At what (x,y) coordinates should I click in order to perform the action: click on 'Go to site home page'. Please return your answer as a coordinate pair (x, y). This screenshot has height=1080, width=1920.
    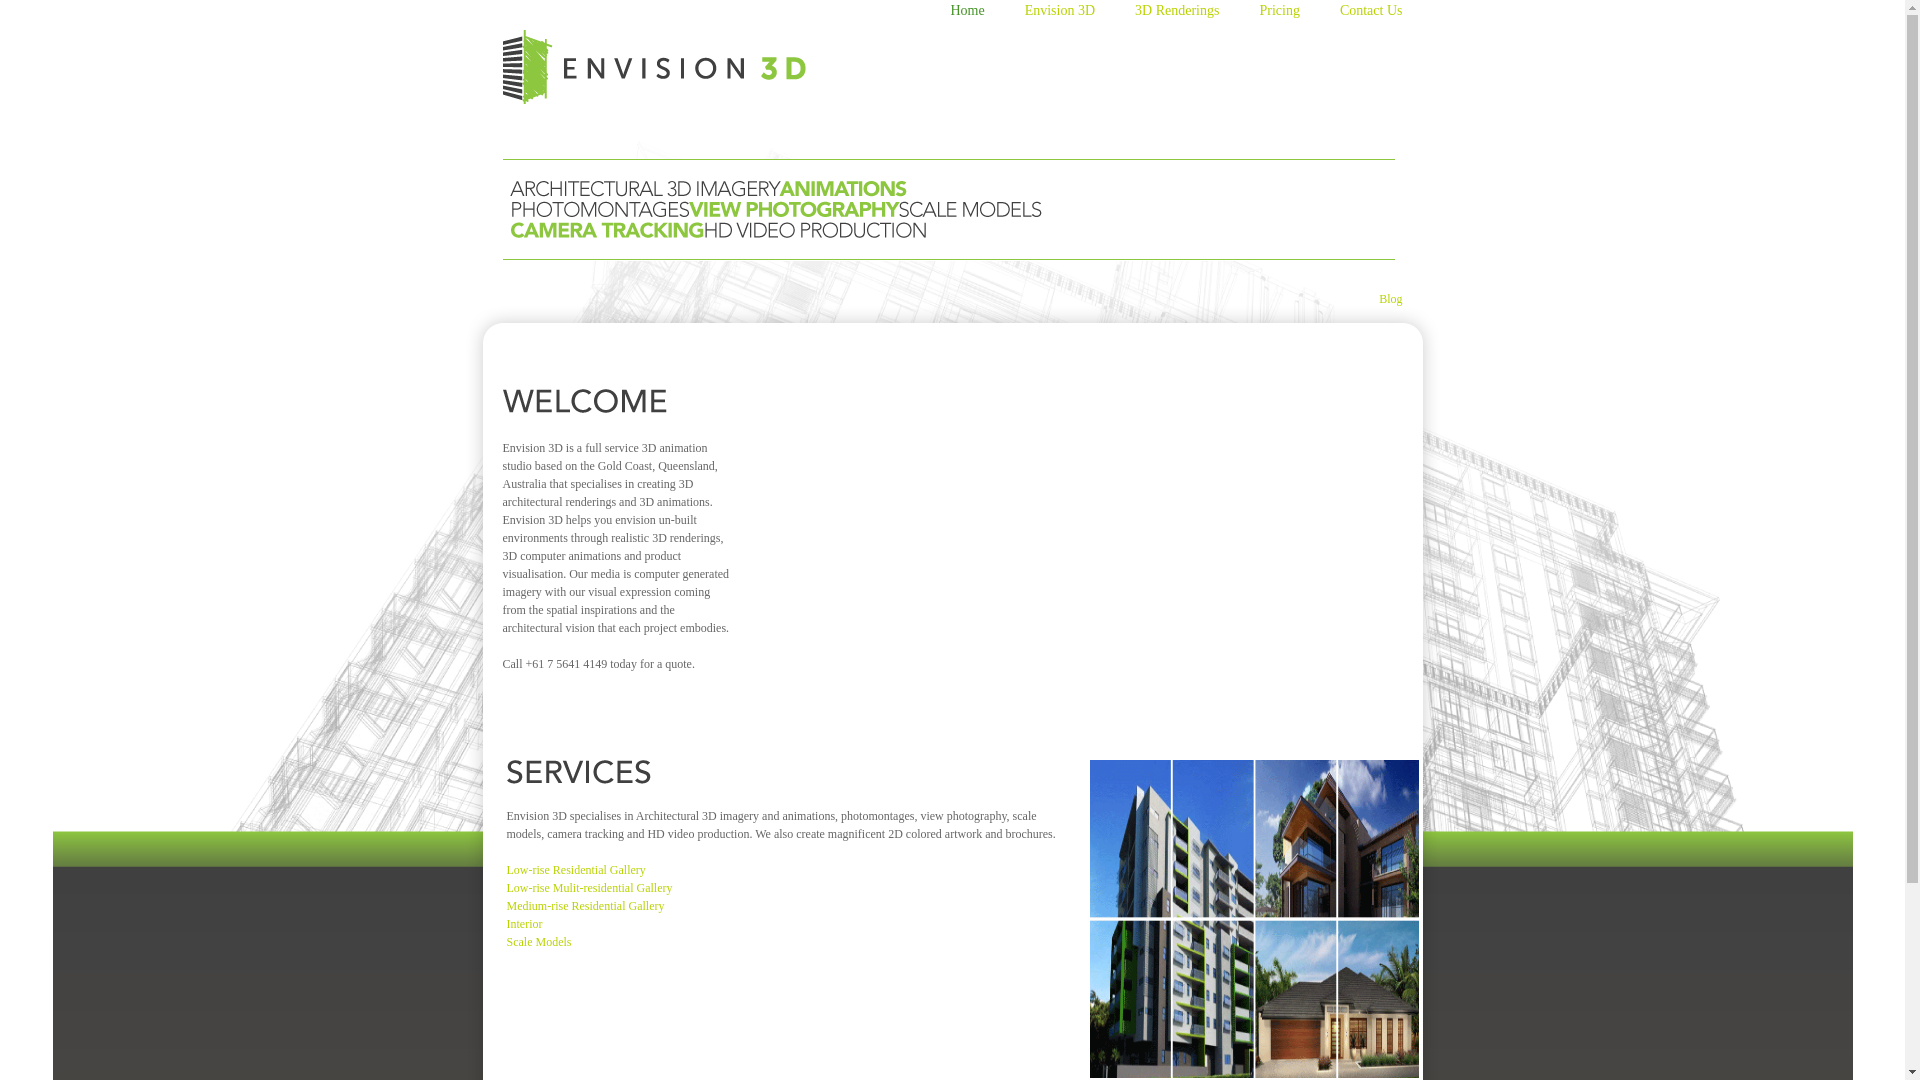
    Looking at the image, I should click on (653, 73).